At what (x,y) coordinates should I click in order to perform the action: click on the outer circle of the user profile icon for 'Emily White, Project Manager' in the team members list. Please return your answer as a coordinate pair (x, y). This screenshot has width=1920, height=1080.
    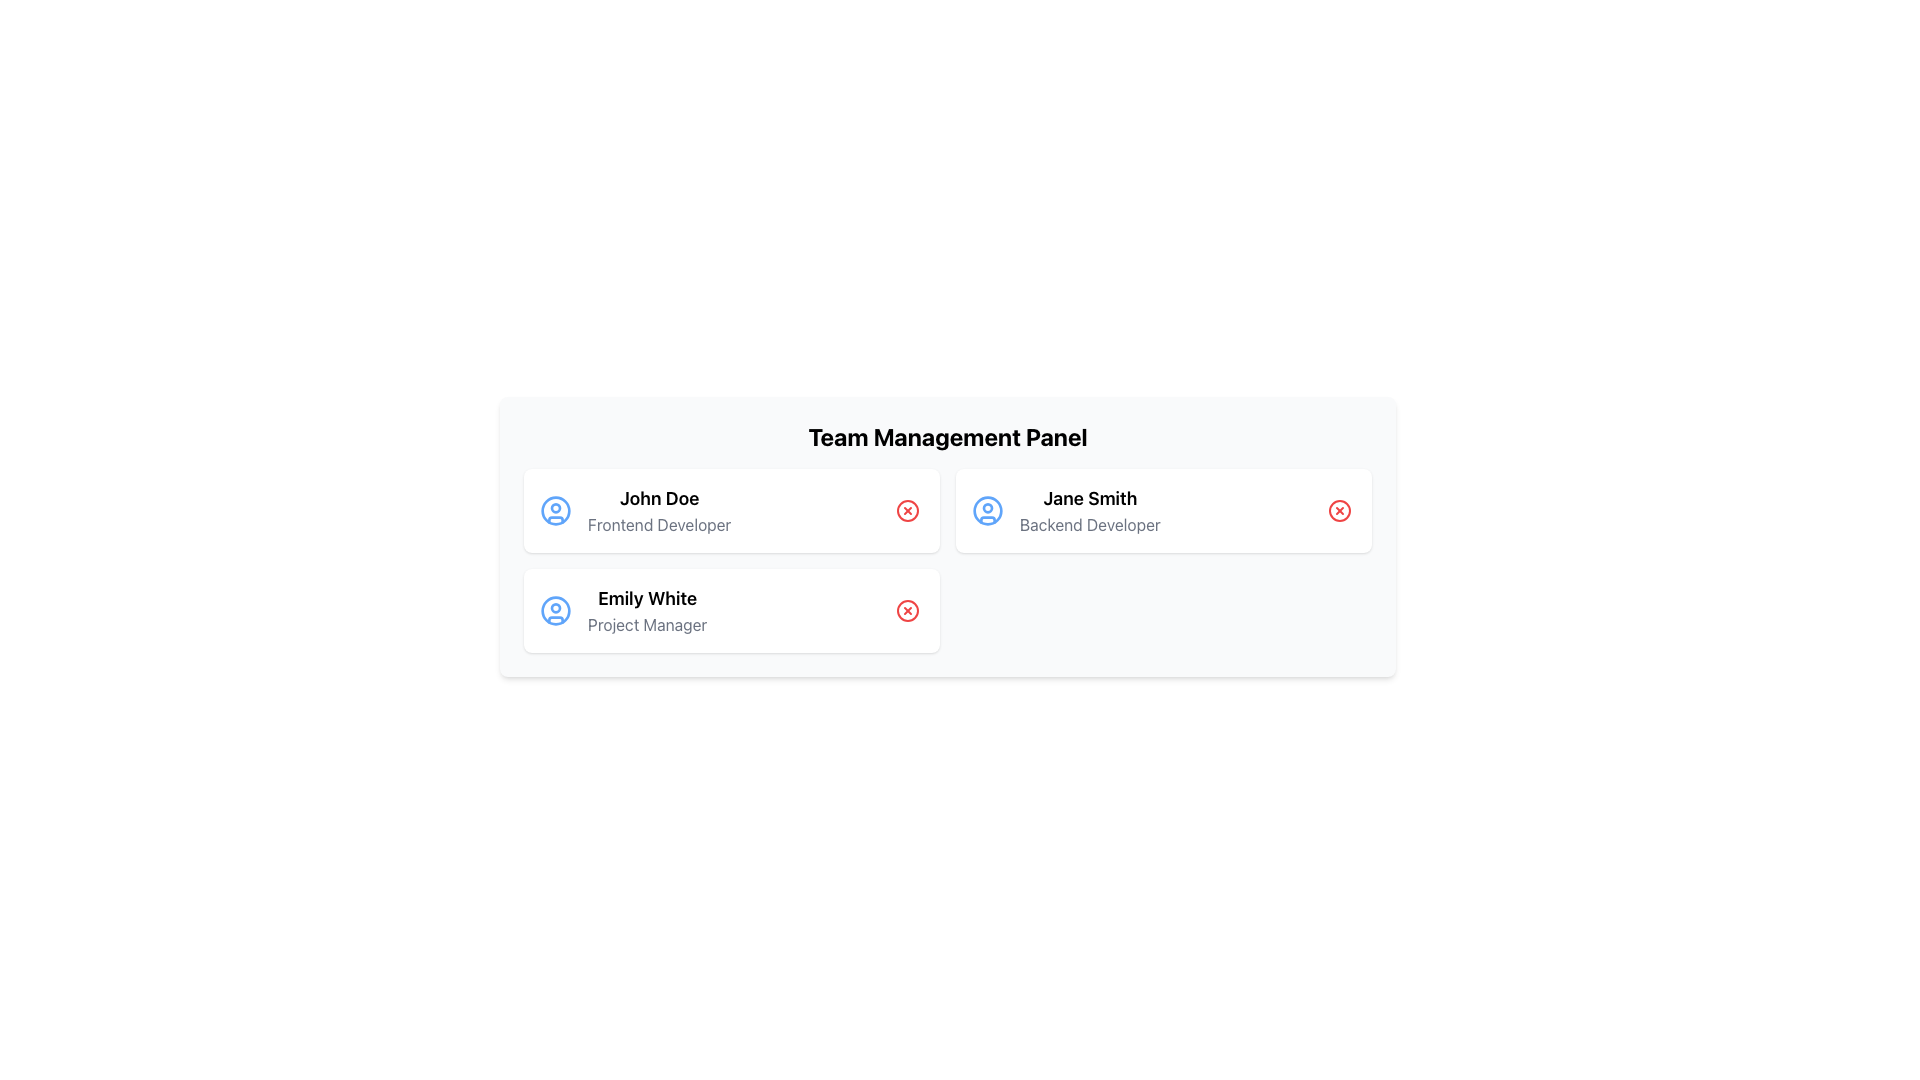
    Looking at the image, I should click on (556, 609).